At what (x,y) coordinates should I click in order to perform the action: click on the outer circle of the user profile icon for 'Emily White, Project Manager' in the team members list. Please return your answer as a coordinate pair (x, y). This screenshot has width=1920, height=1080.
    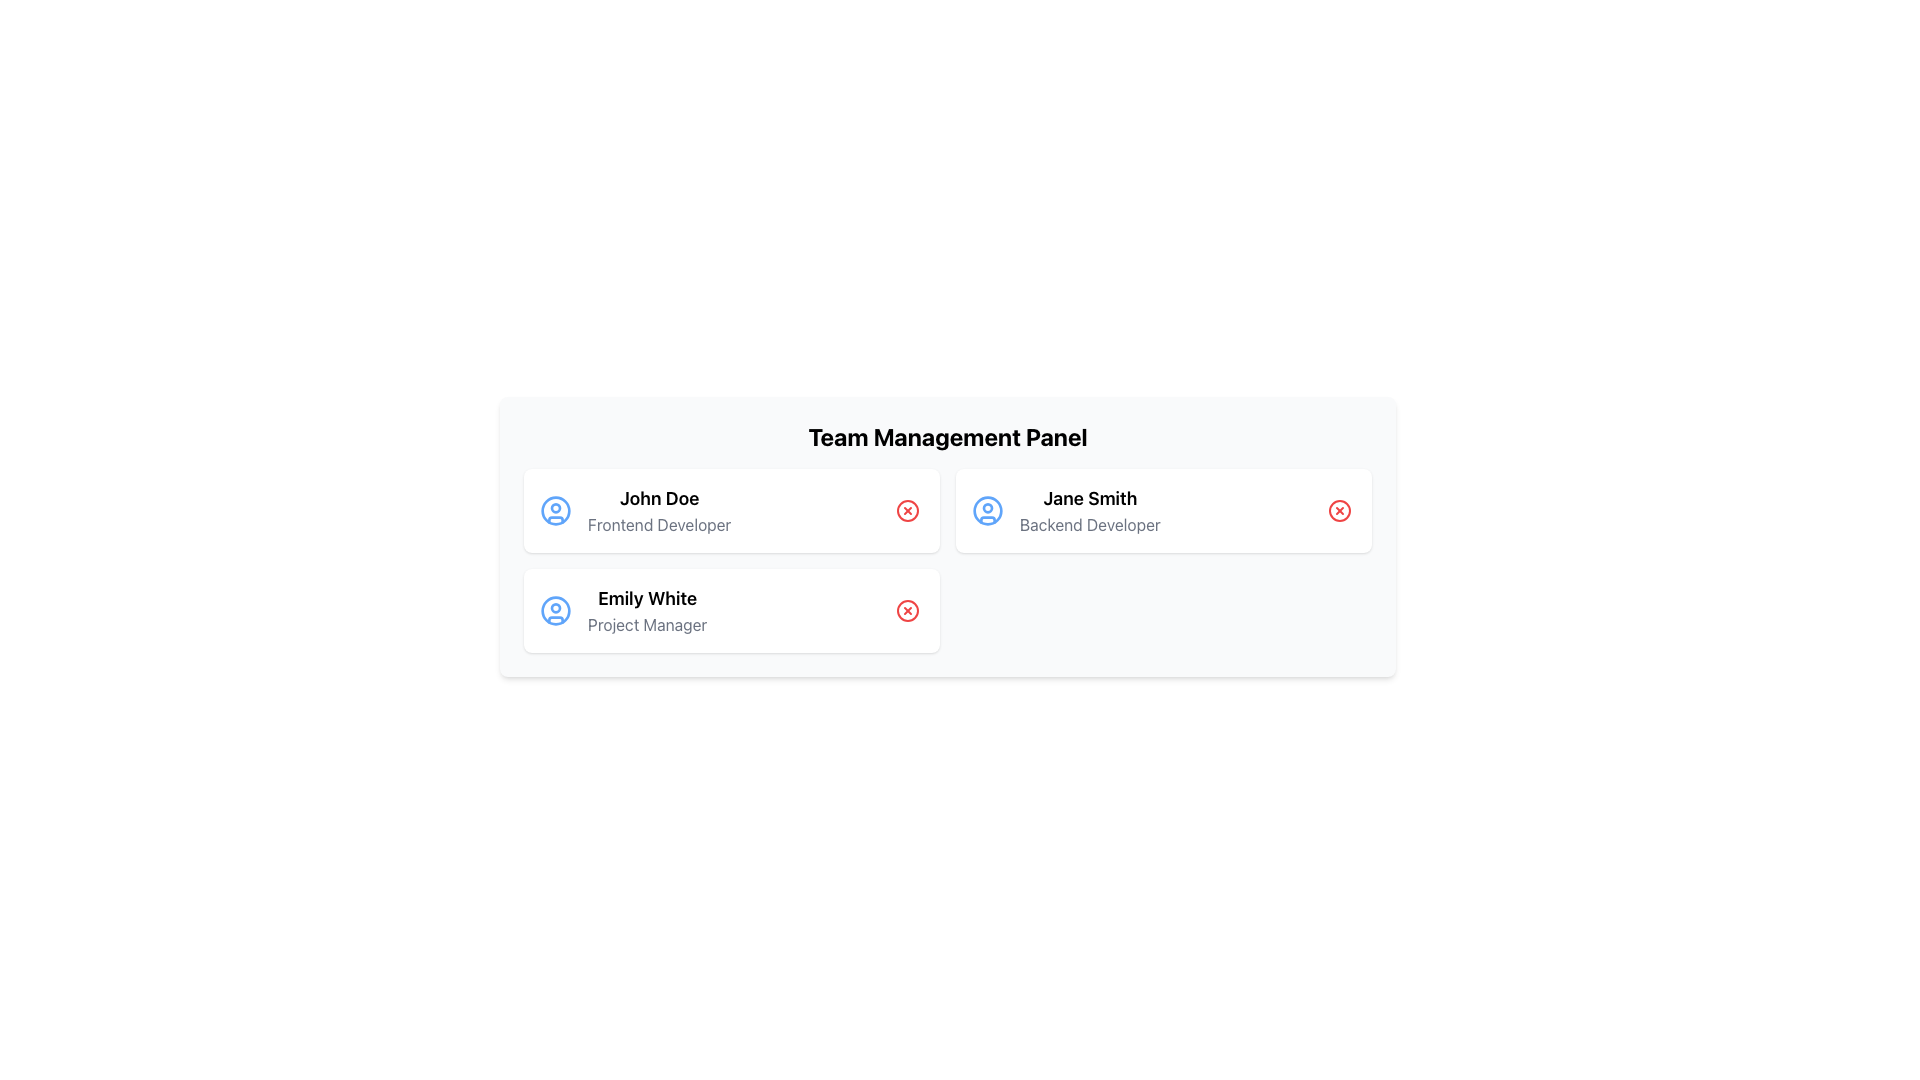
    Looking at the image, I should click on (556, 609).